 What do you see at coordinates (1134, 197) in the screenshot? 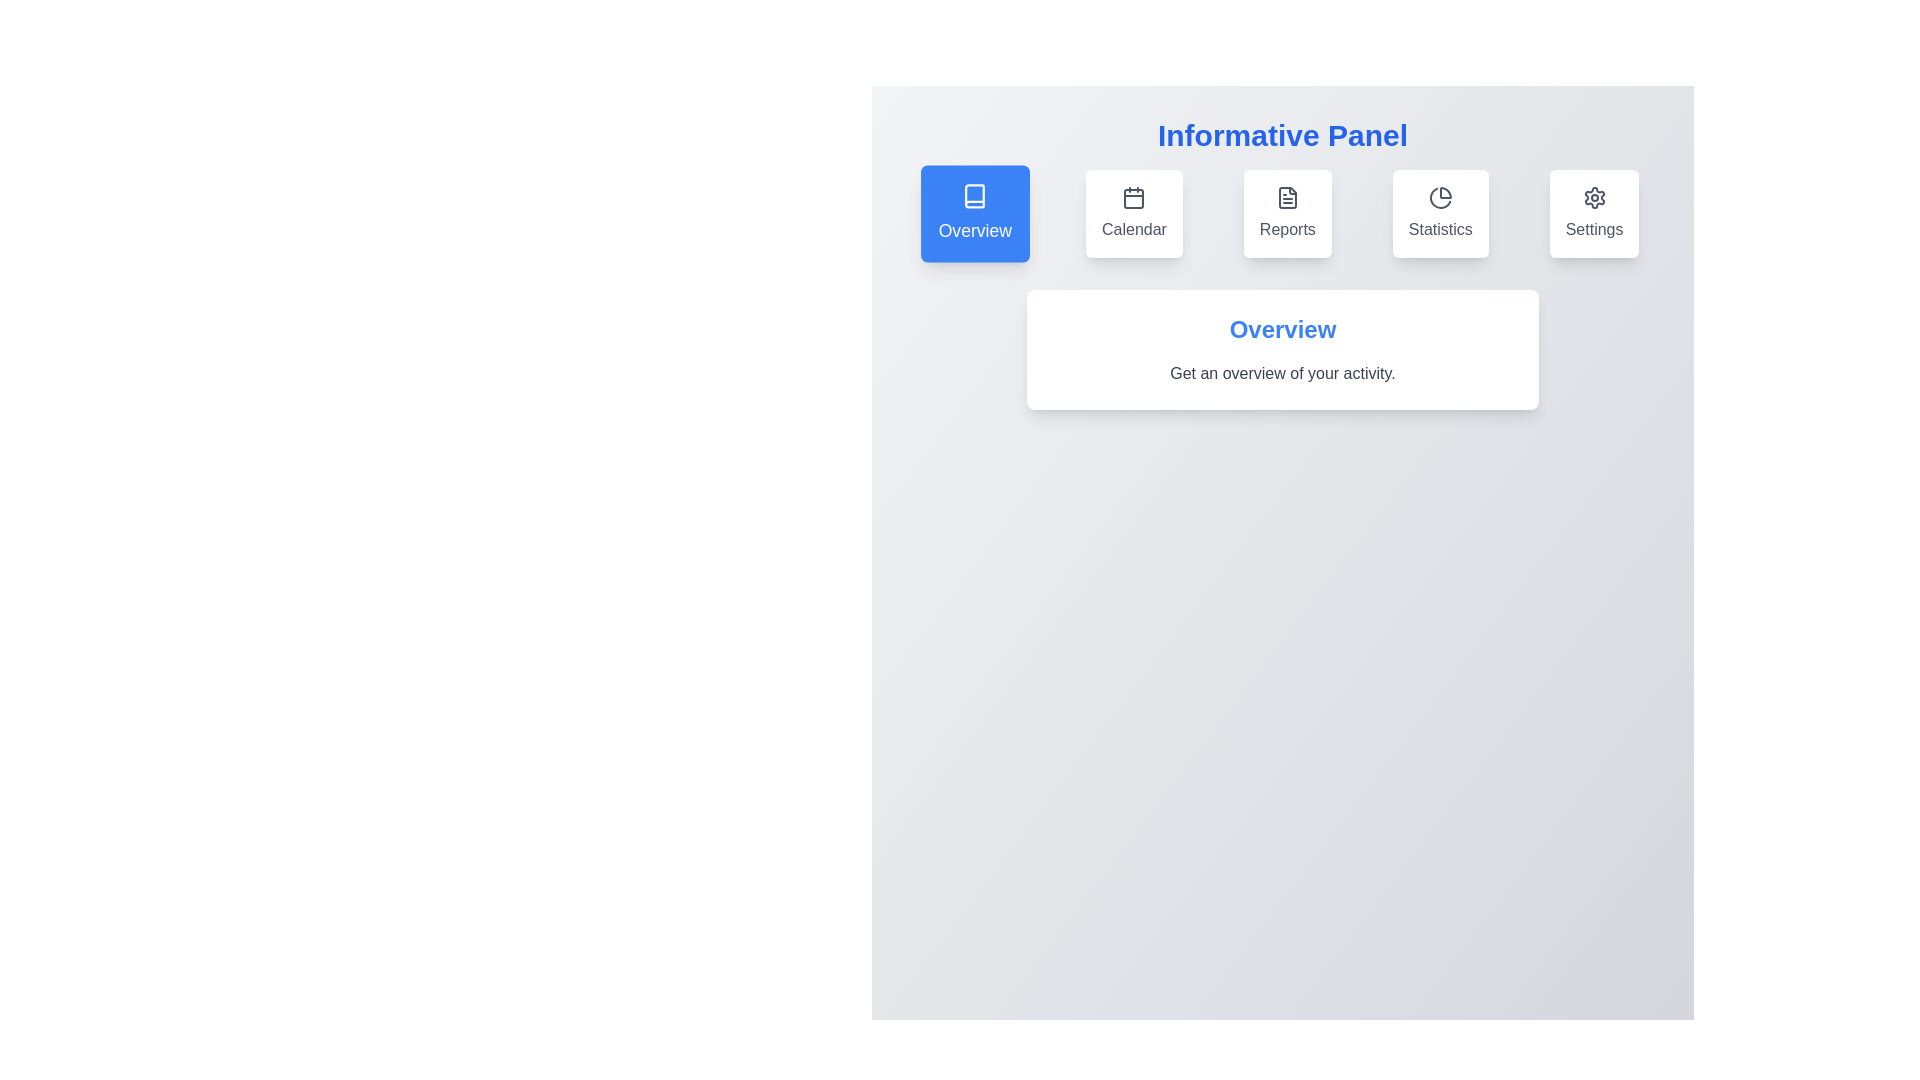
I see `the calendar icon, which is outlined in black and resembles a page of a calendar` at bounding box center [1134, 197].